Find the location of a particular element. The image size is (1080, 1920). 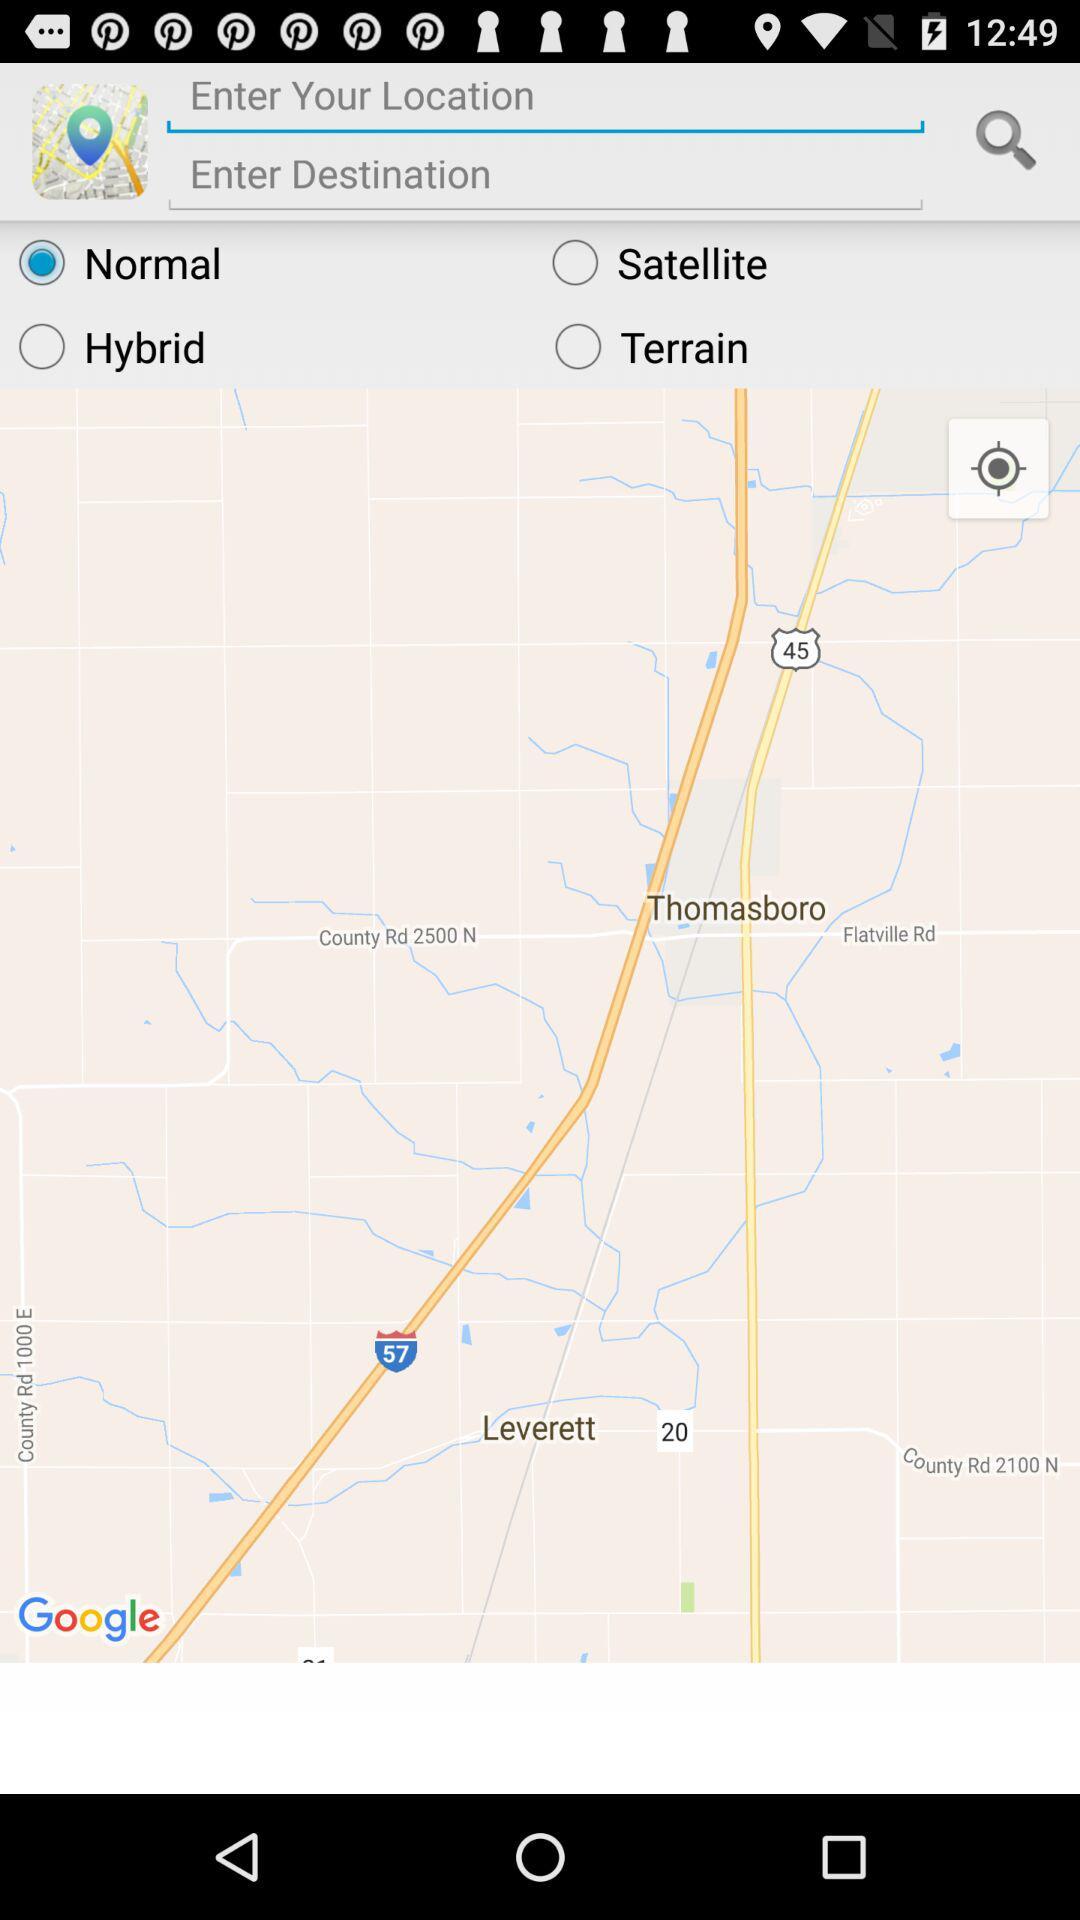

the location_crosshair icon is located at coordinates (998, 502).